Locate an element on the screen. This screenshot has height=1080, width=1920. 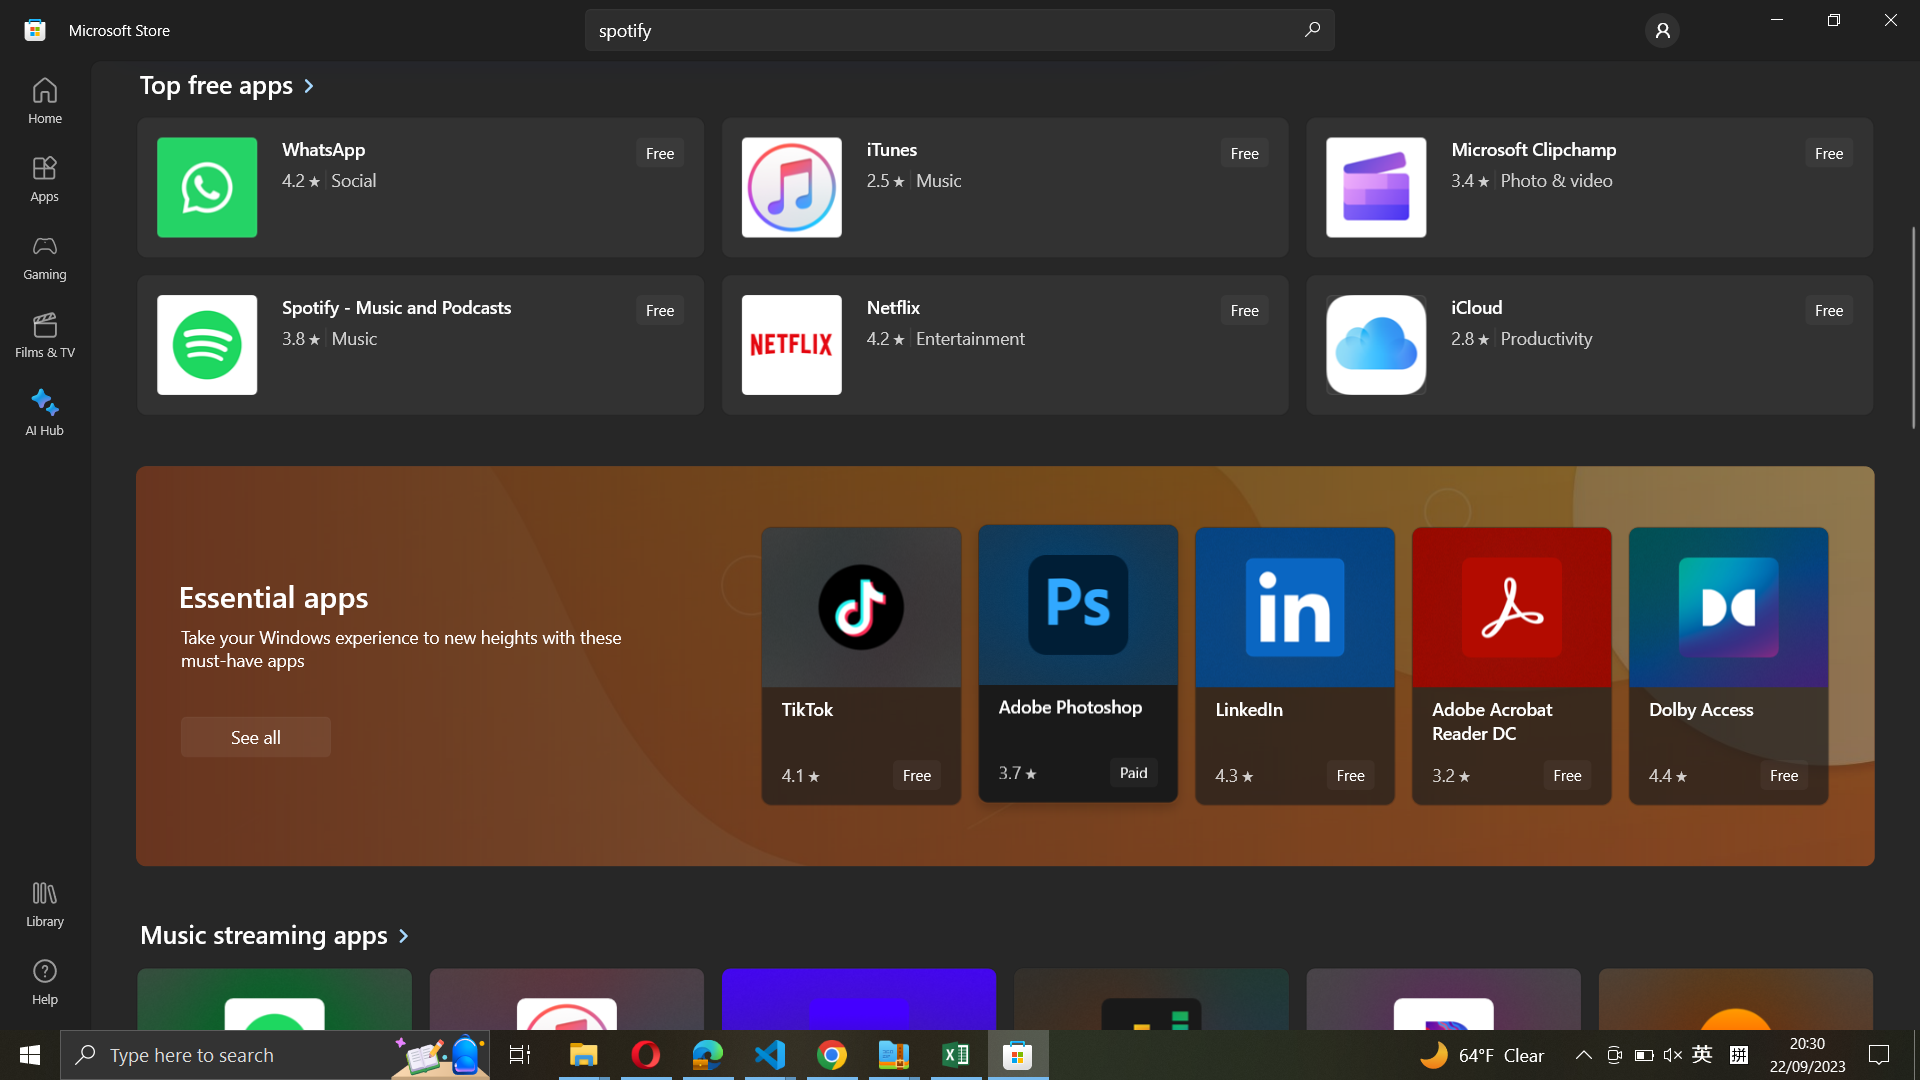
Top Free Apps Section is located at coordinates (228, 87).